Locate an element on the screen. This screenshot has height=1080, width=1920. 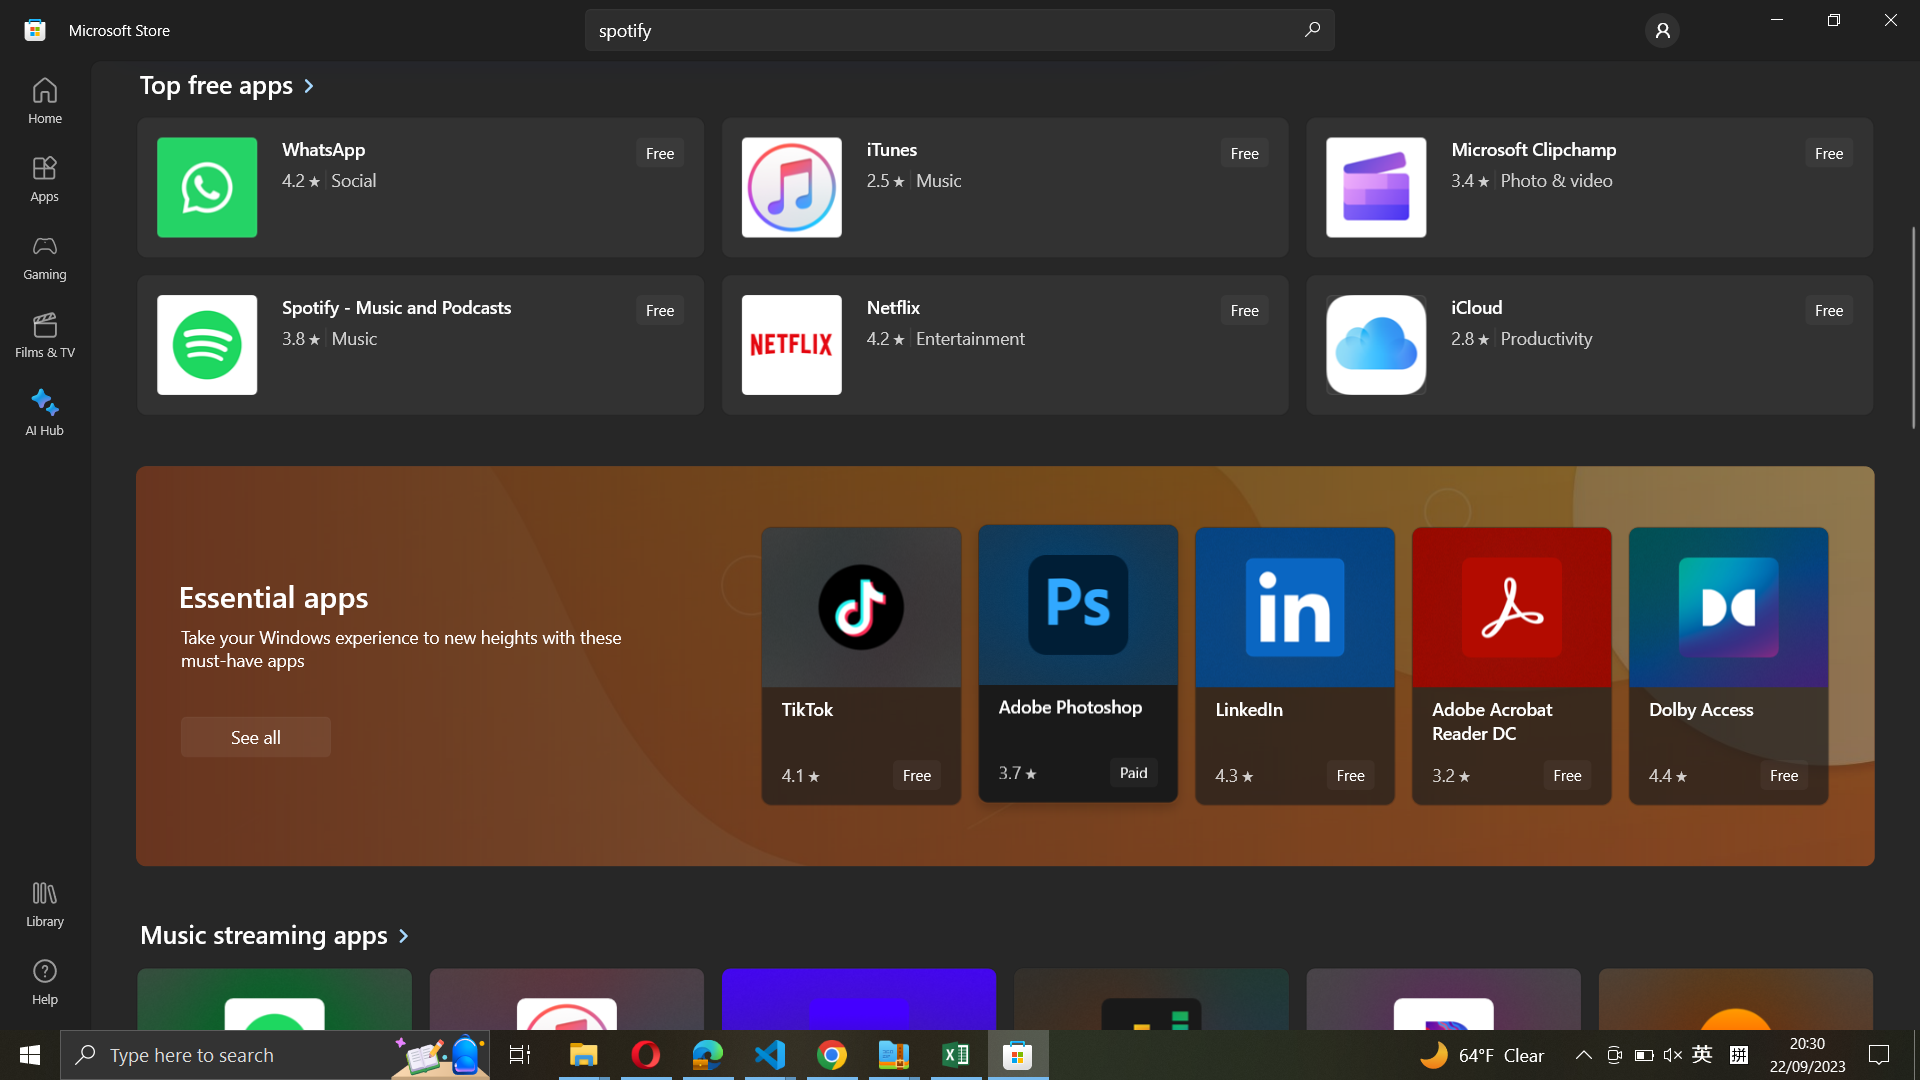
Top Free Apps Section is located at coordinates (228, 87).